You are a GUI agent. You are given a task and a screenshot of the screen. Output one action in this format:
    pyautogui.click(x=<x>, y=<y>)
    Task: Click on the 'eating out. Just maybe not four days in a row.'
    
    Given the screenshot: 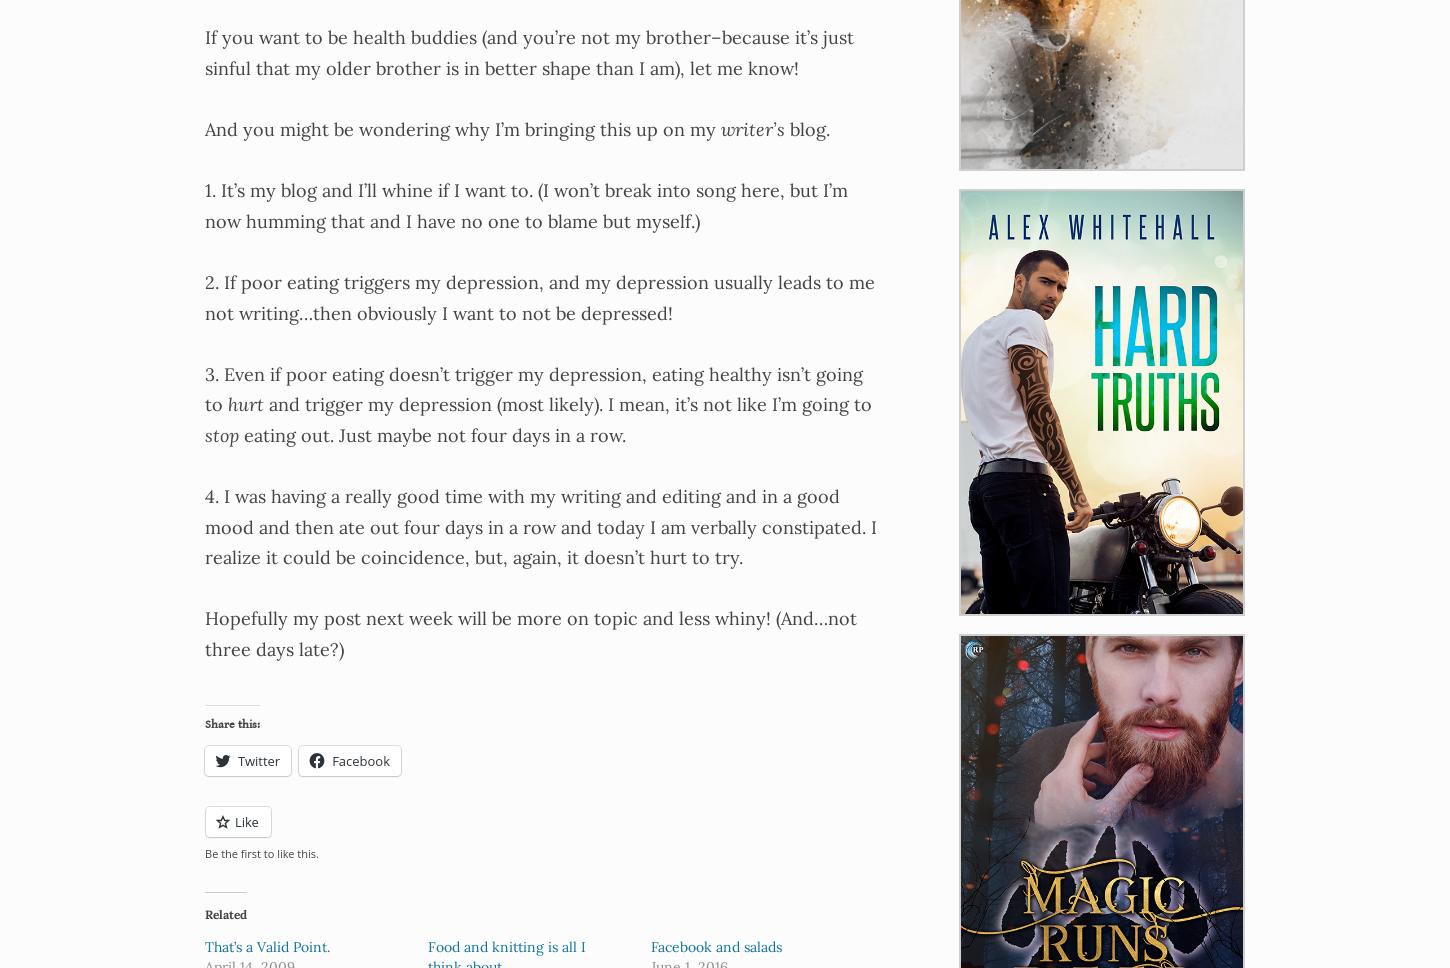 What is the action you would take?
    pyautogui.click(x=431, y=434)
    